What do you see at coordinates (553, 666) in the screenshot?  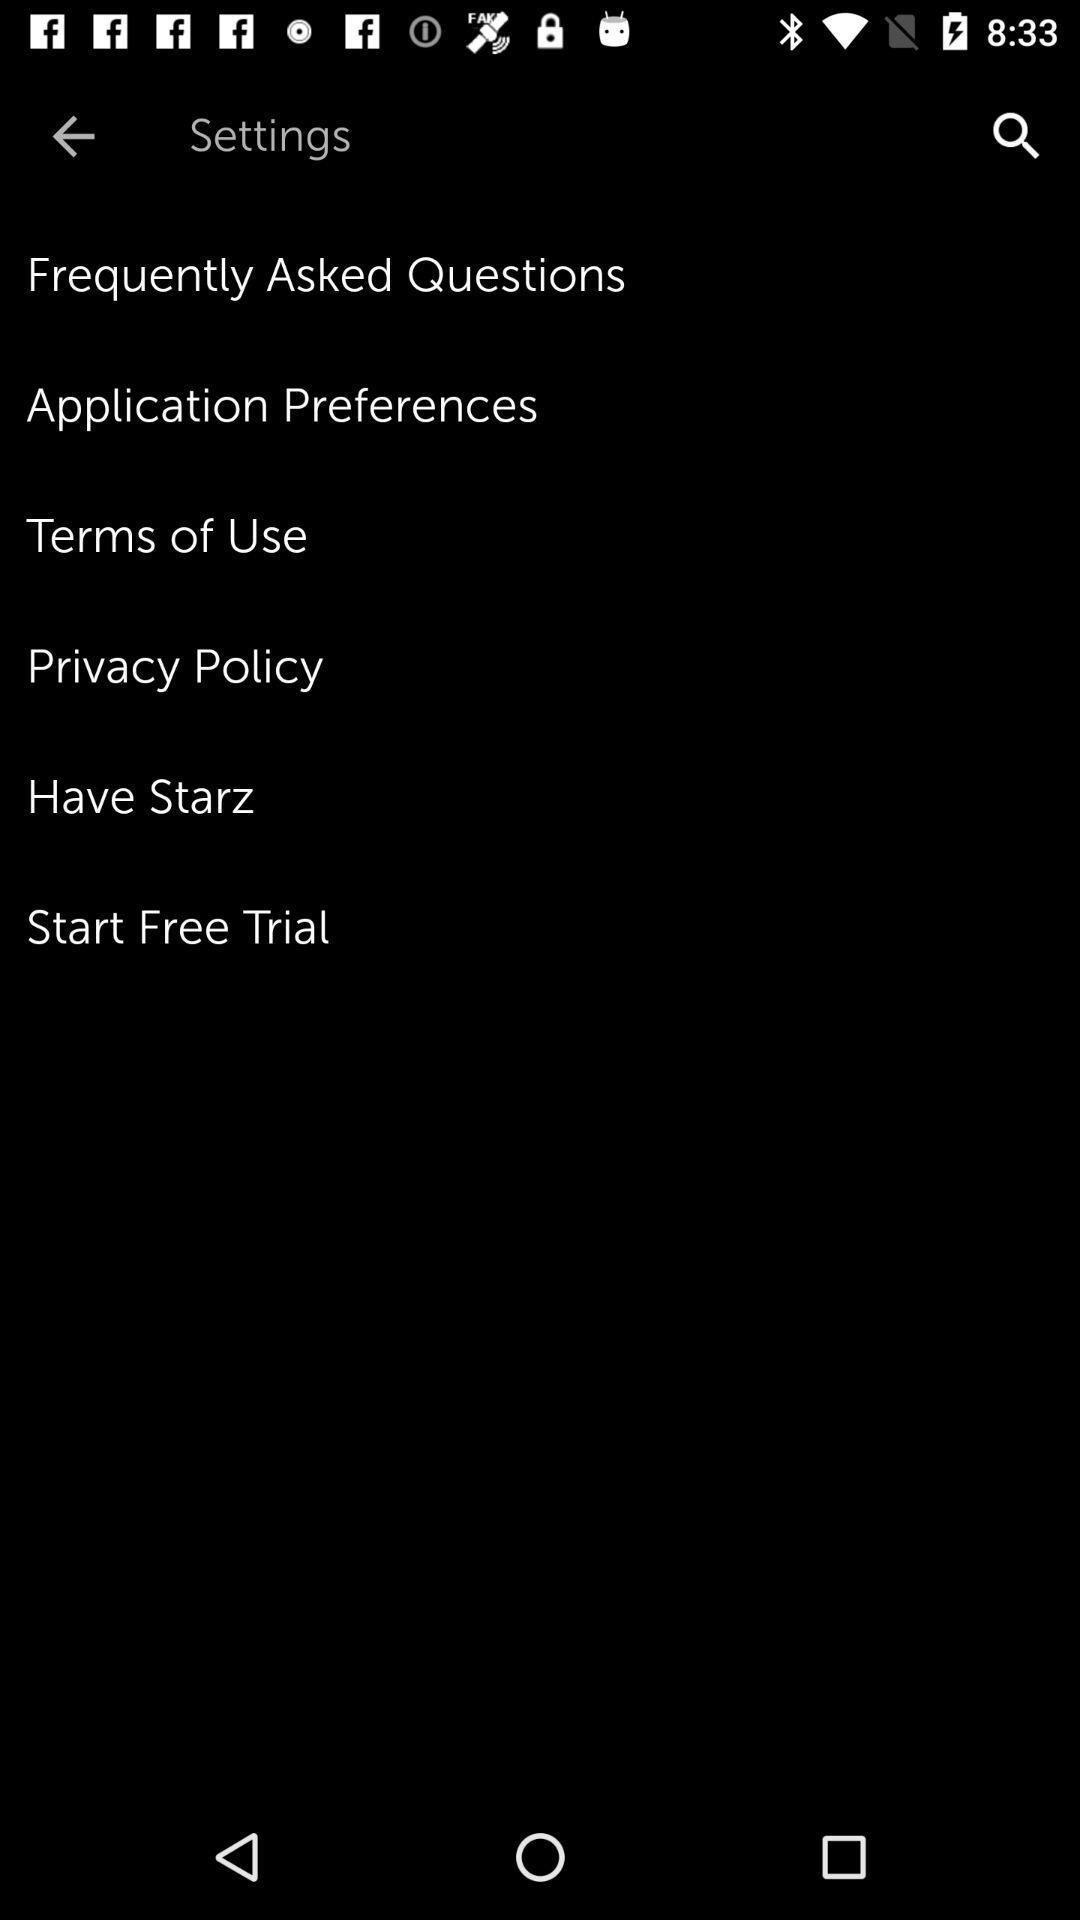 I see `icon above the have starz icon` at bounding box center [553, 666].